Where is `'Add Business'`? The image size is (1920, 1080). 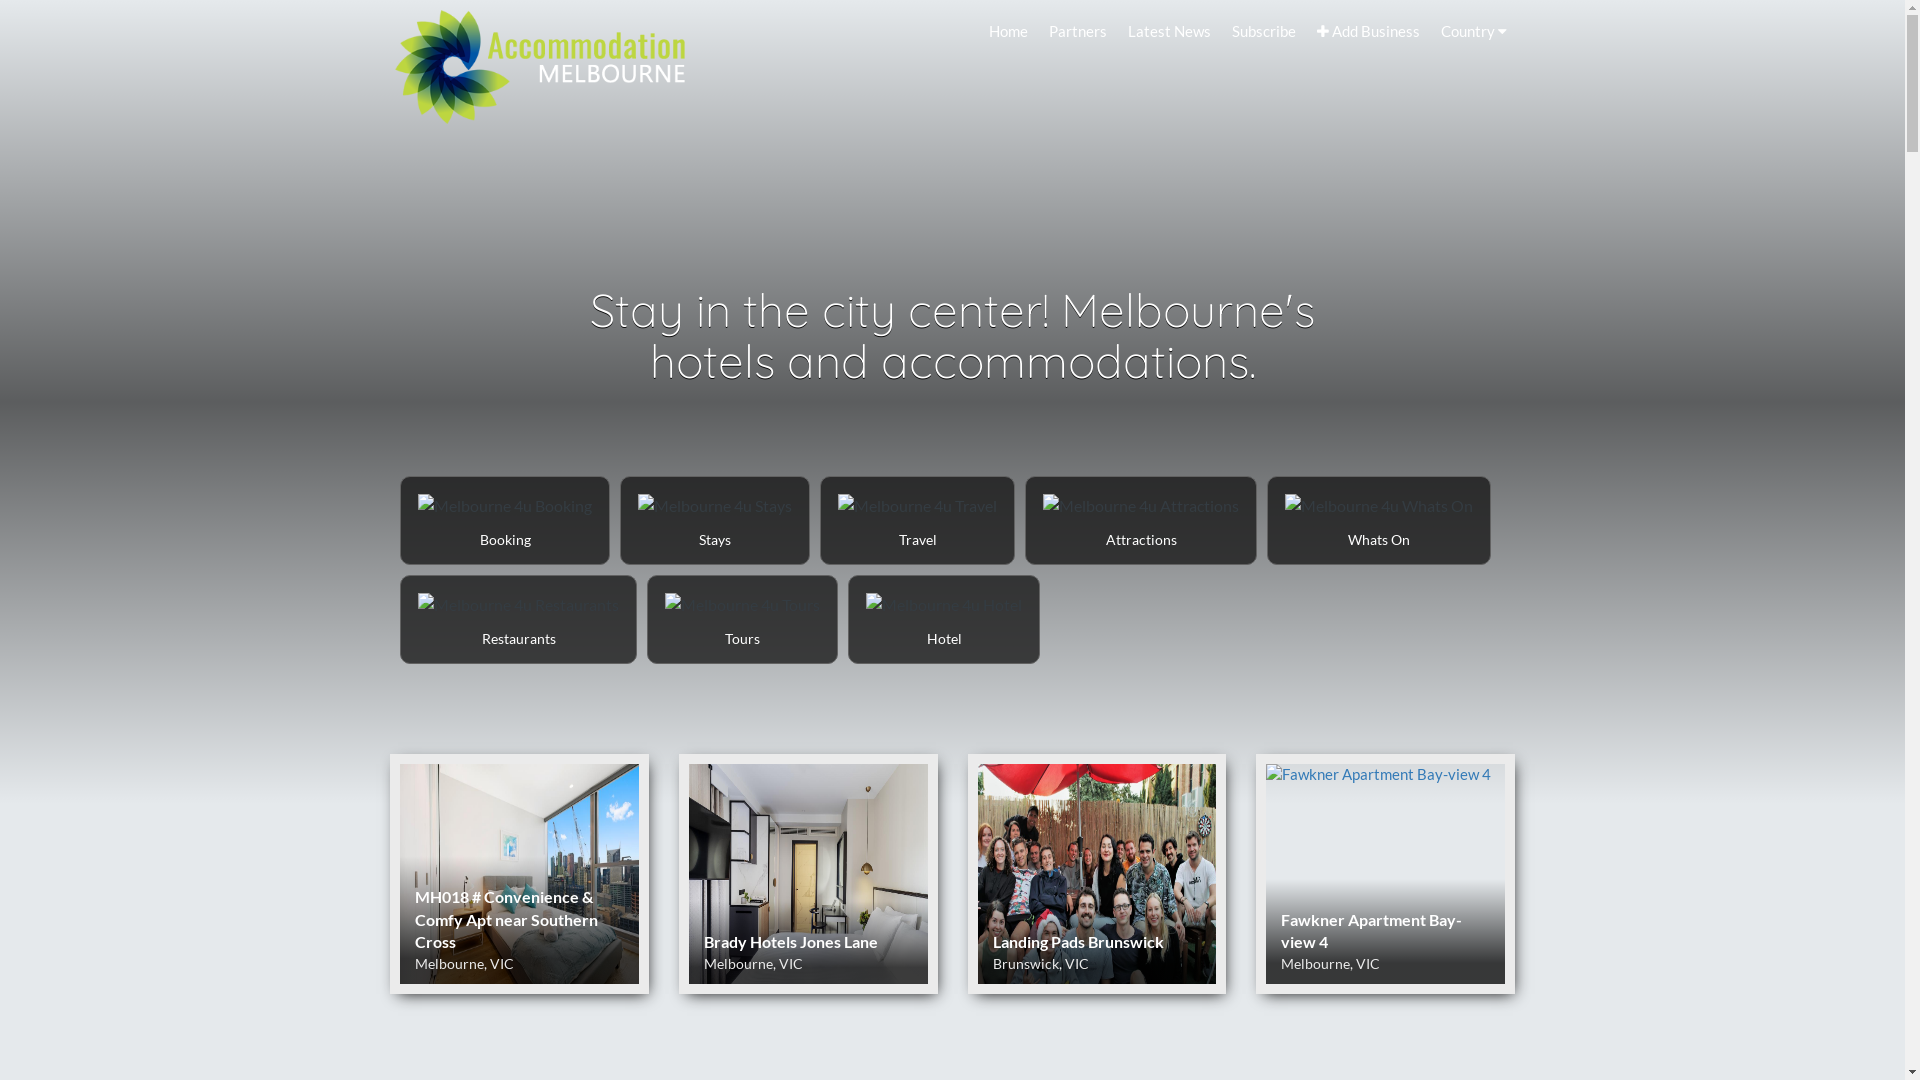
'Add Business' is located at coordinates (1367, 30).